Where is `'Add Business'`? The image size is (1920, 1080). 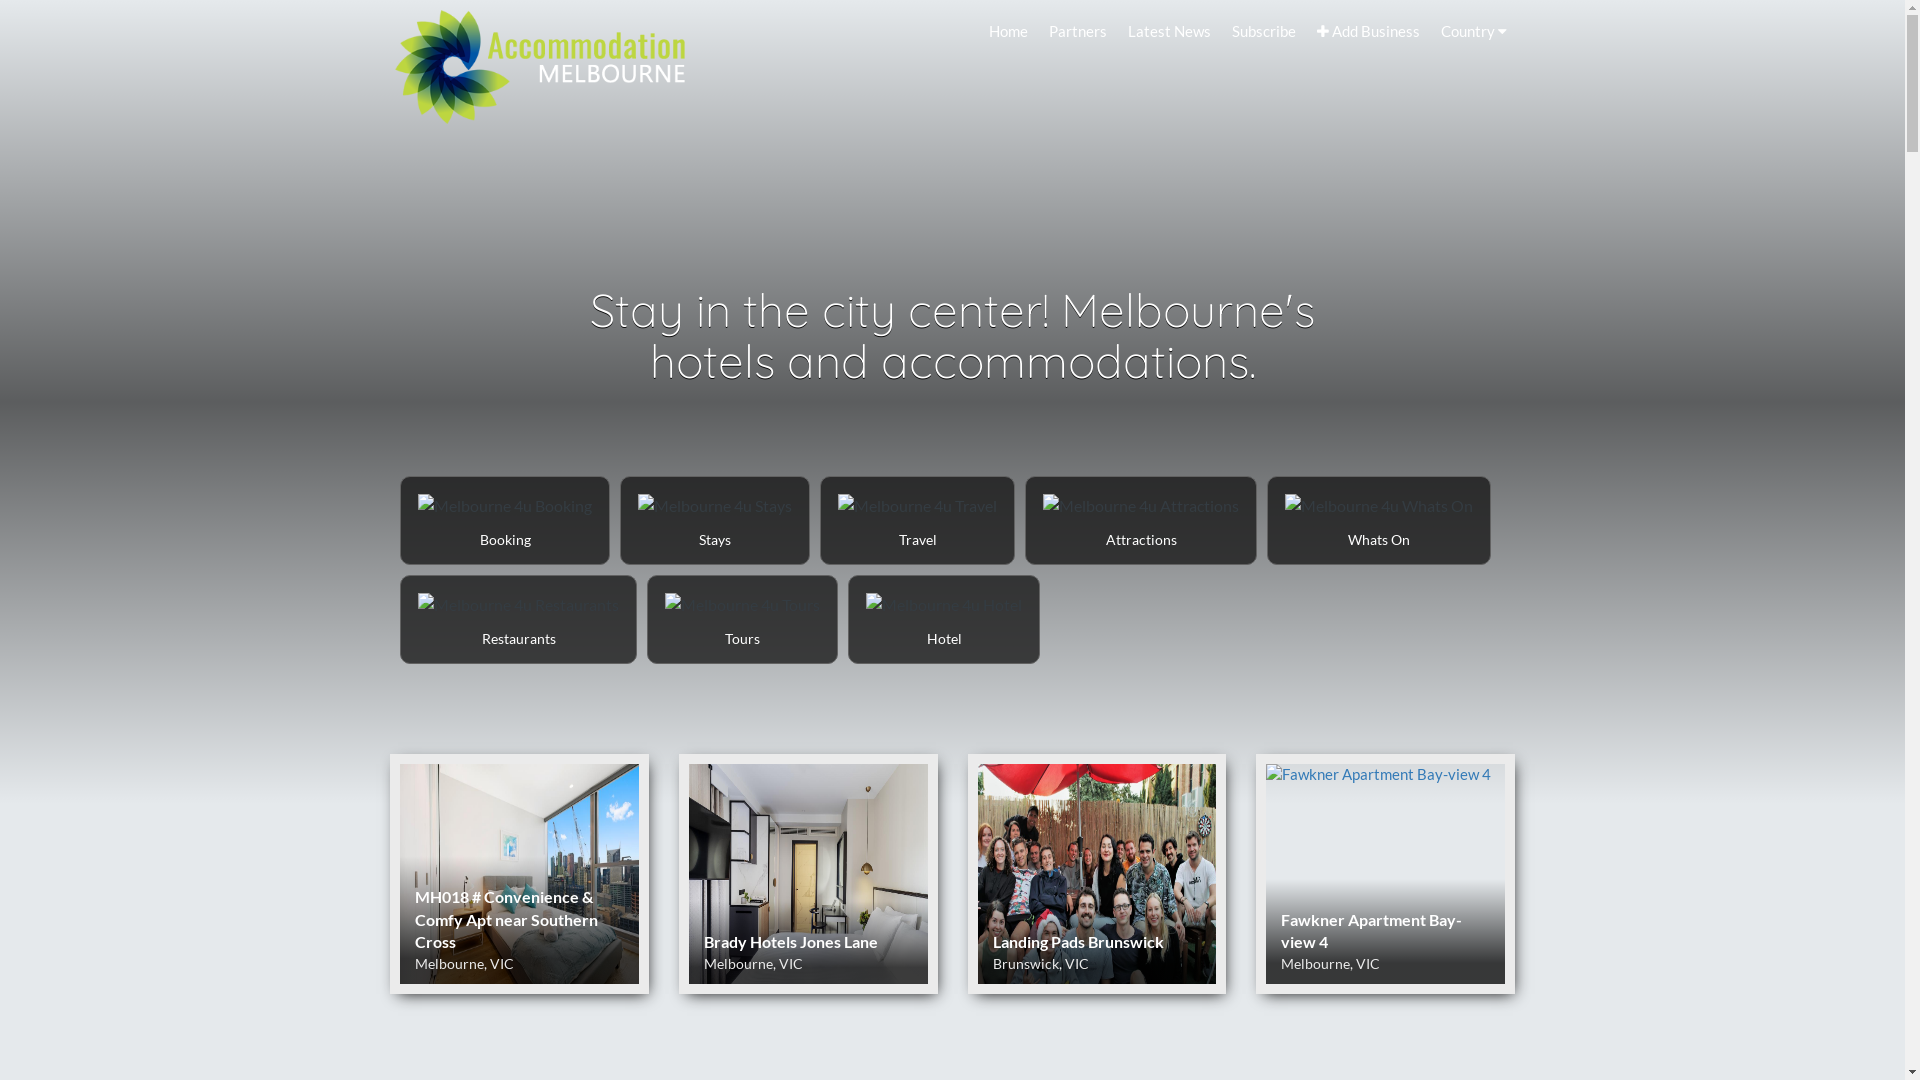
'Add Business' is located at coordinates (1367, 30).